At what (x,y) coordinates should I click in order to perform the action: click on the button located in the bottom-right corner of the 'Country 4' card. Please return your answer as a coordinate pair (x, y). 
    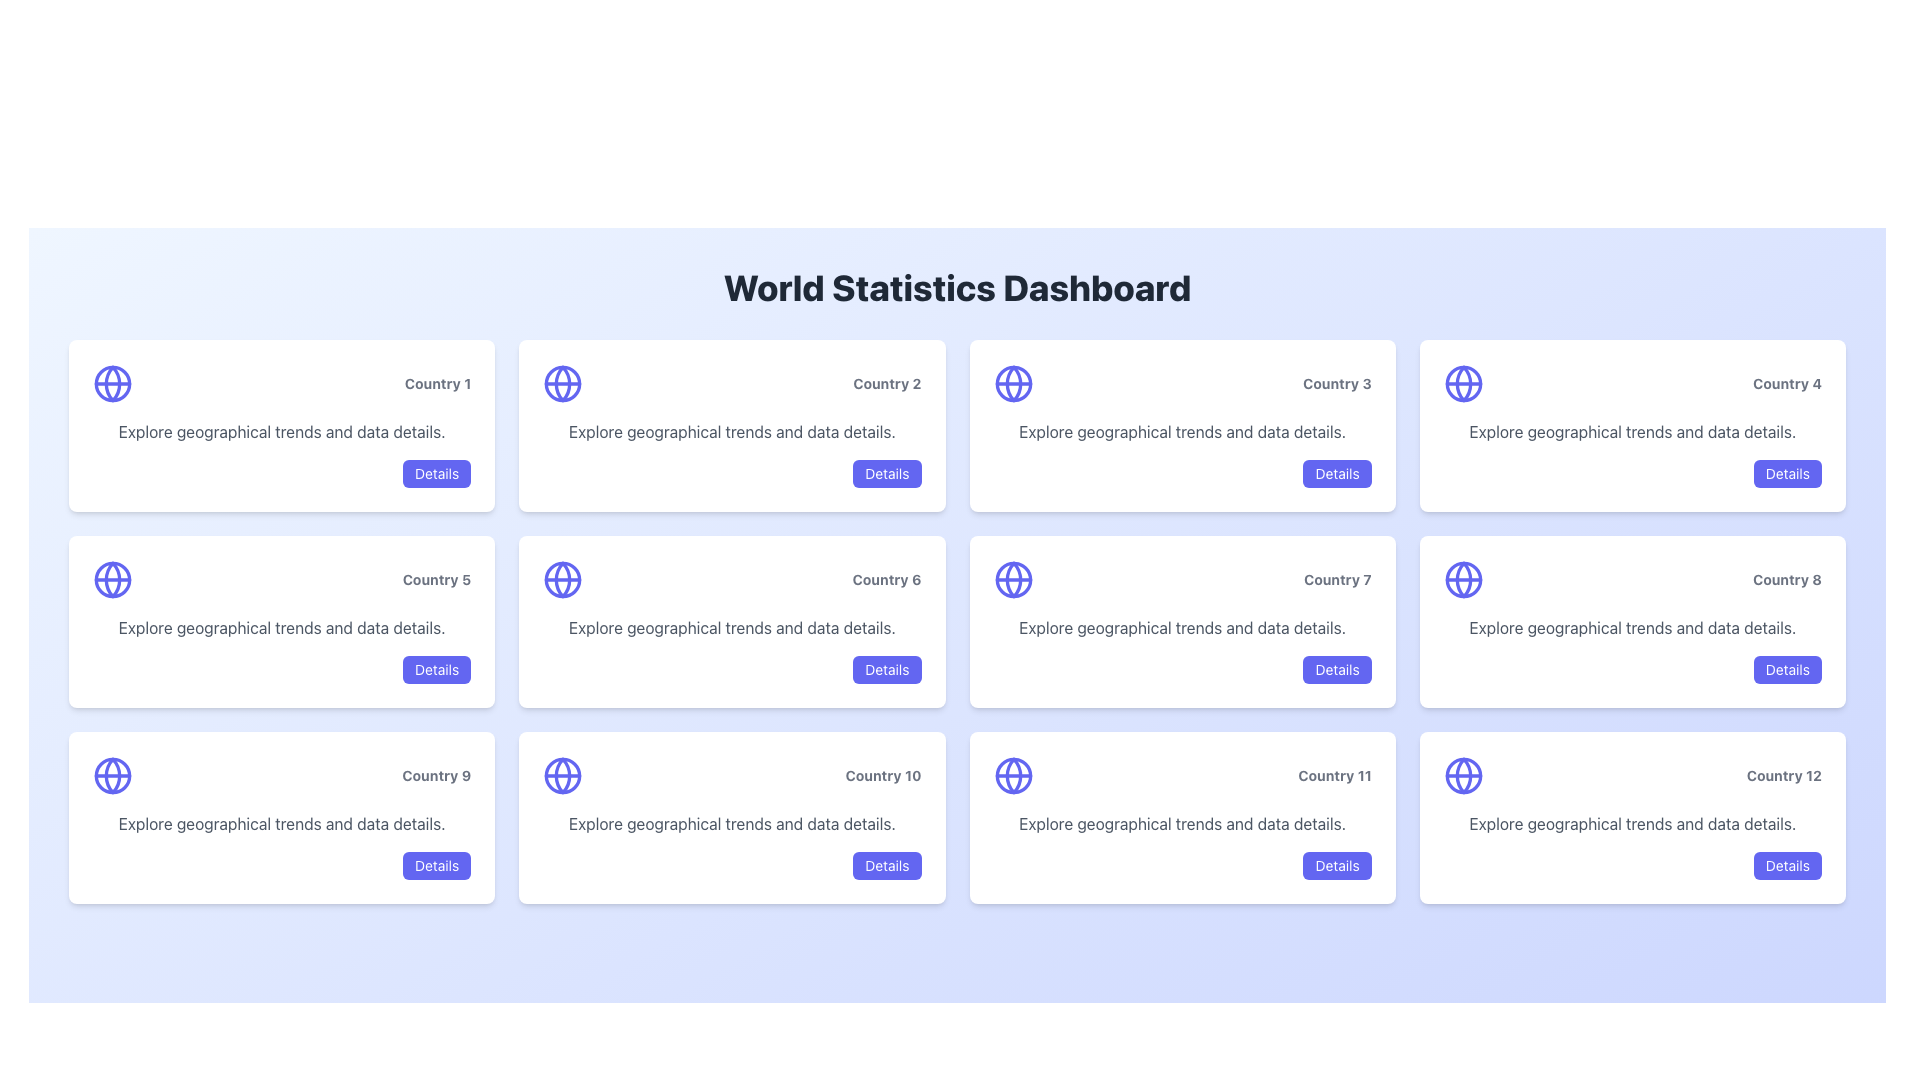
    Looking at the image, I should click on (1787, 474).